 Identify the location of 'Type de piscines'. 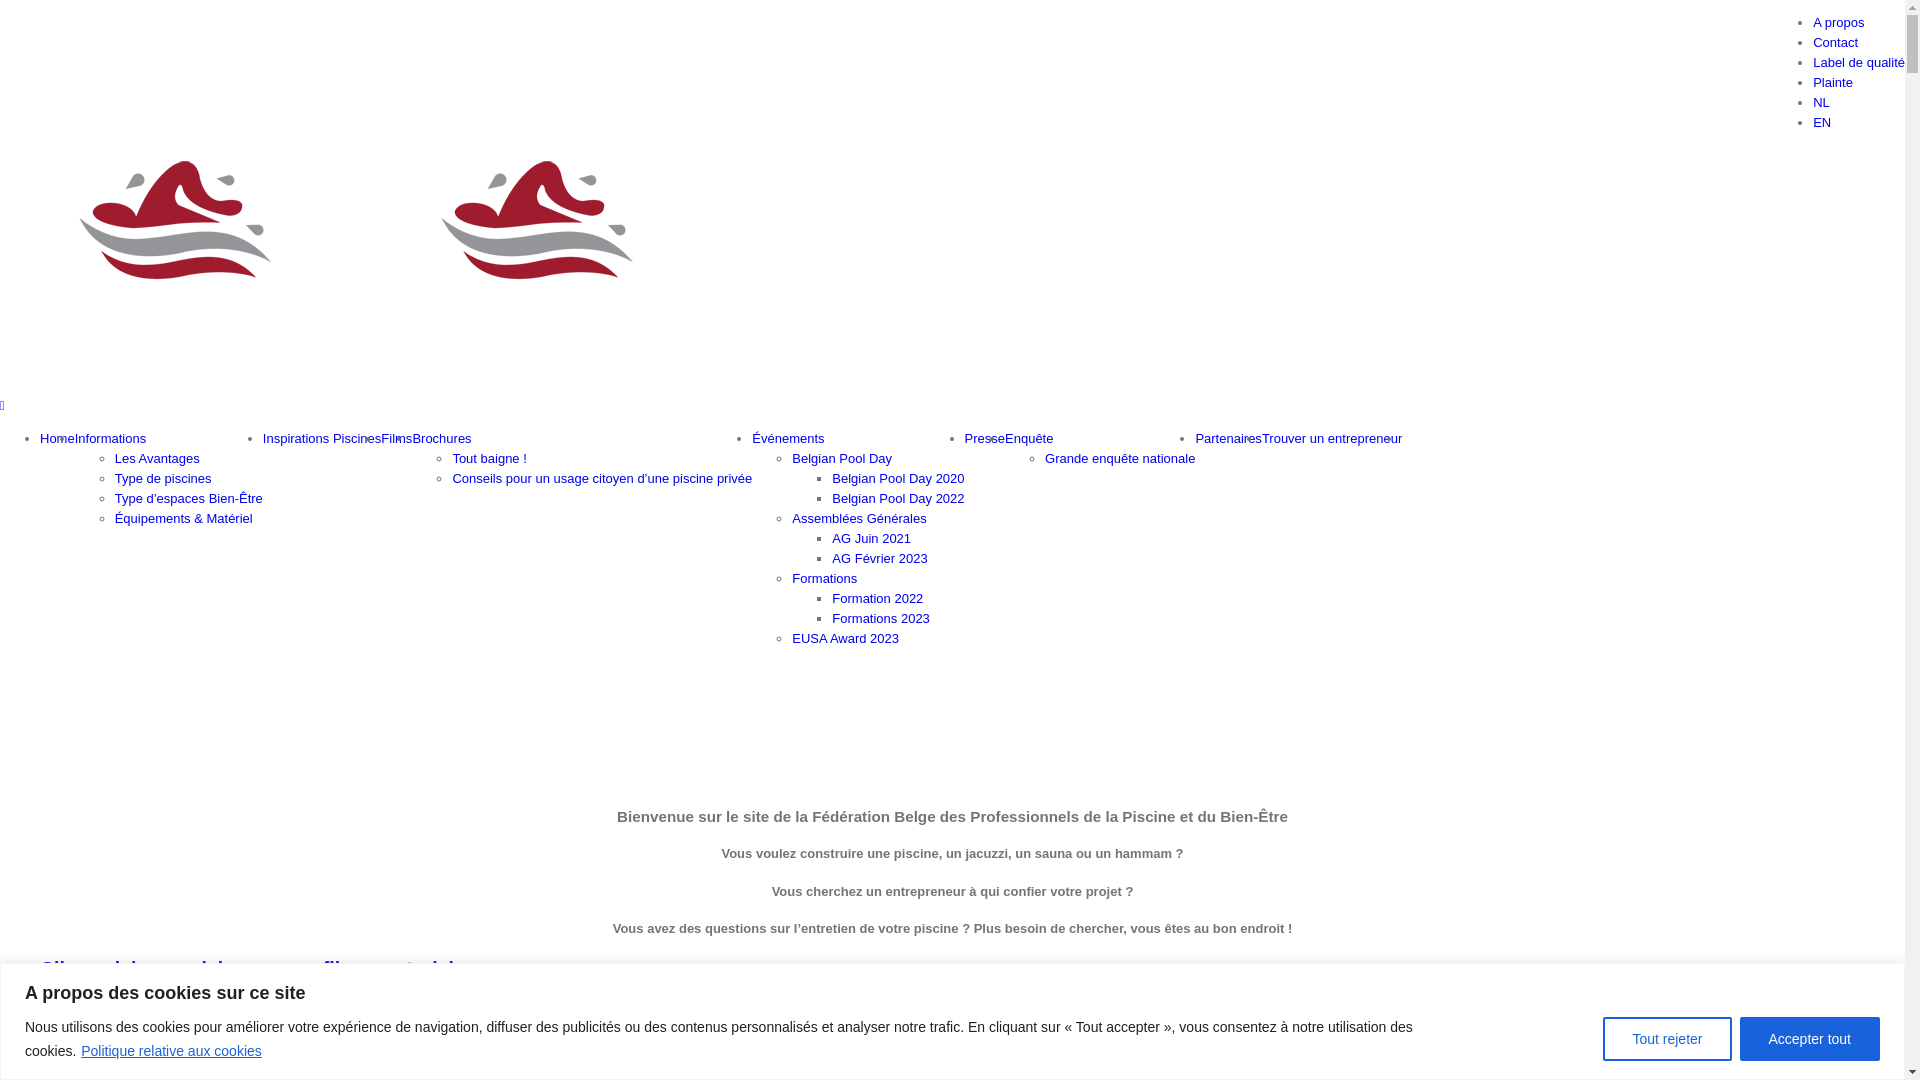
(163, 478).